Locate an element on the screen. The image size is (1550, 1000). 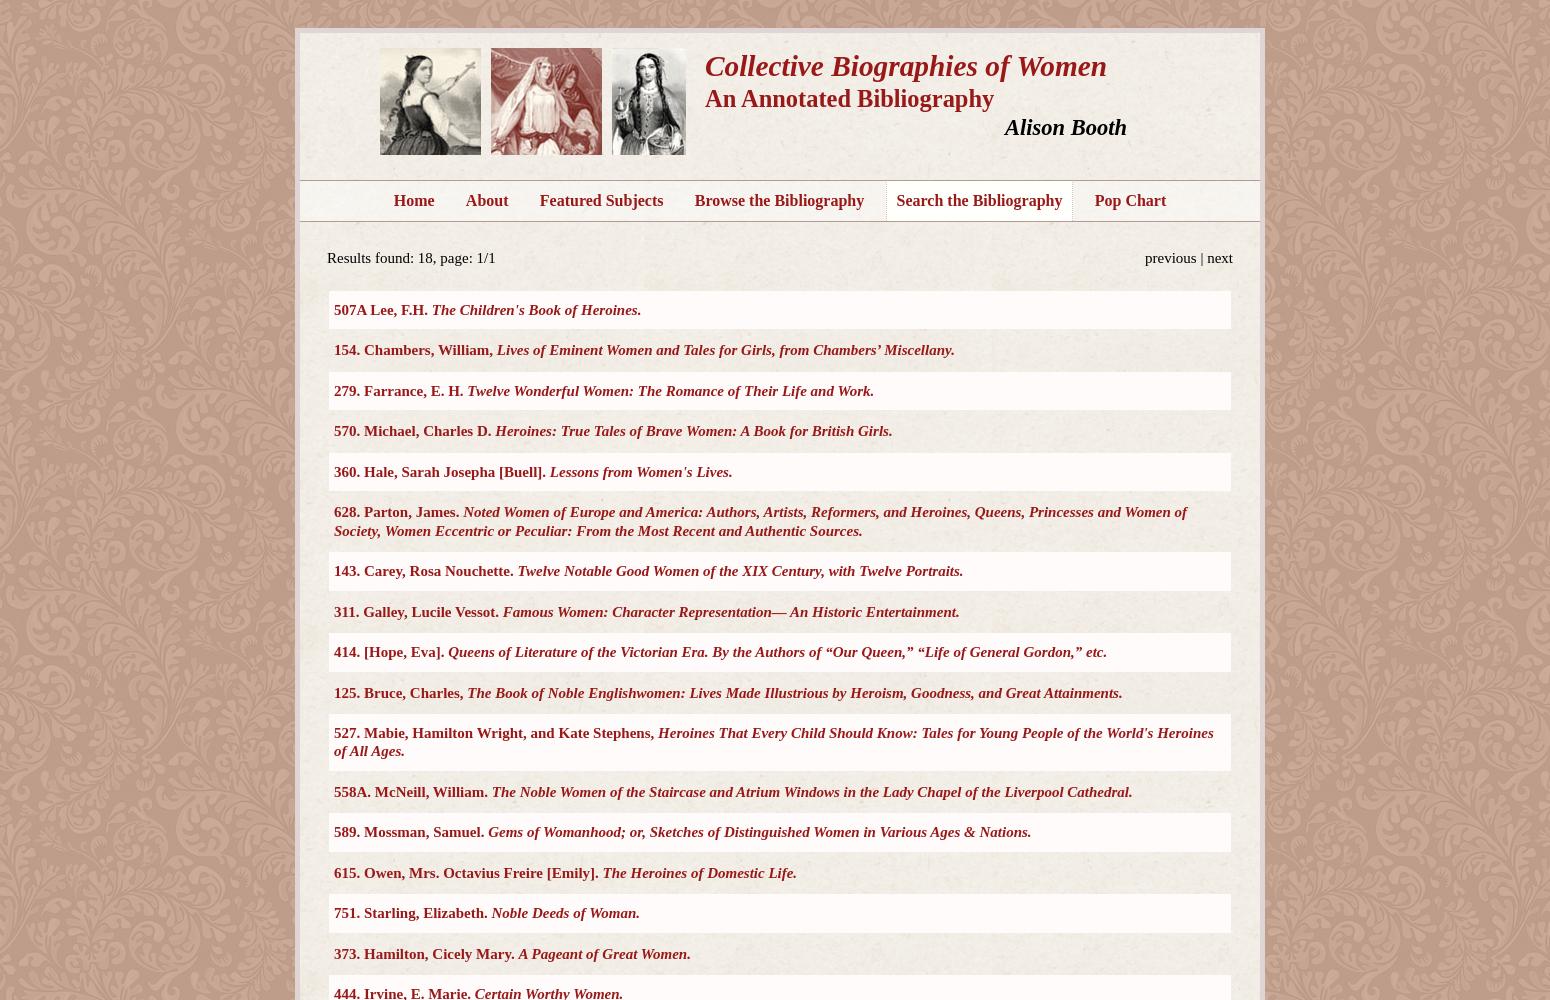
'Home' is located at coordinates (413, 198).